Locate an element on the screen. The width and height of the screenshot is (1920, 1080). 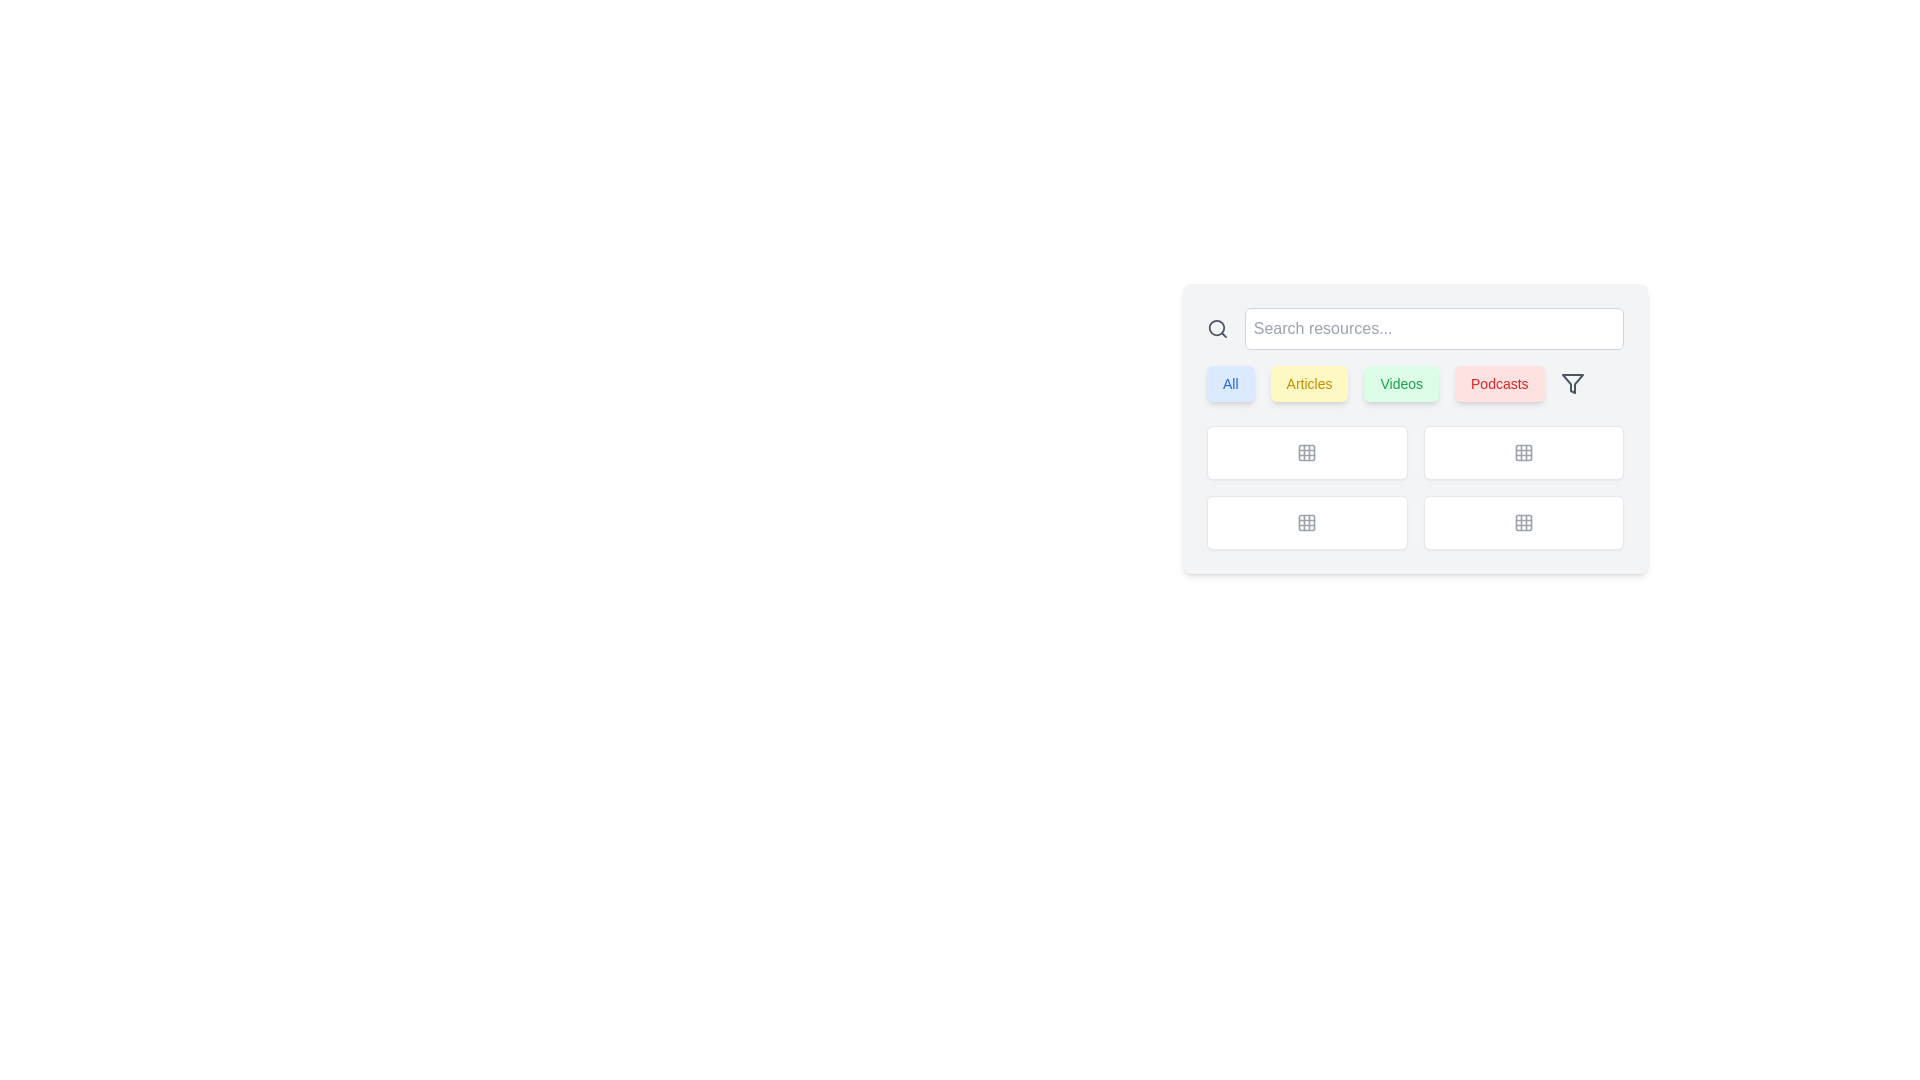
the fourth button in a grid layout, which features an embedded light gray grid icon on a white rectangular button is located at coordinates (1522, 522).